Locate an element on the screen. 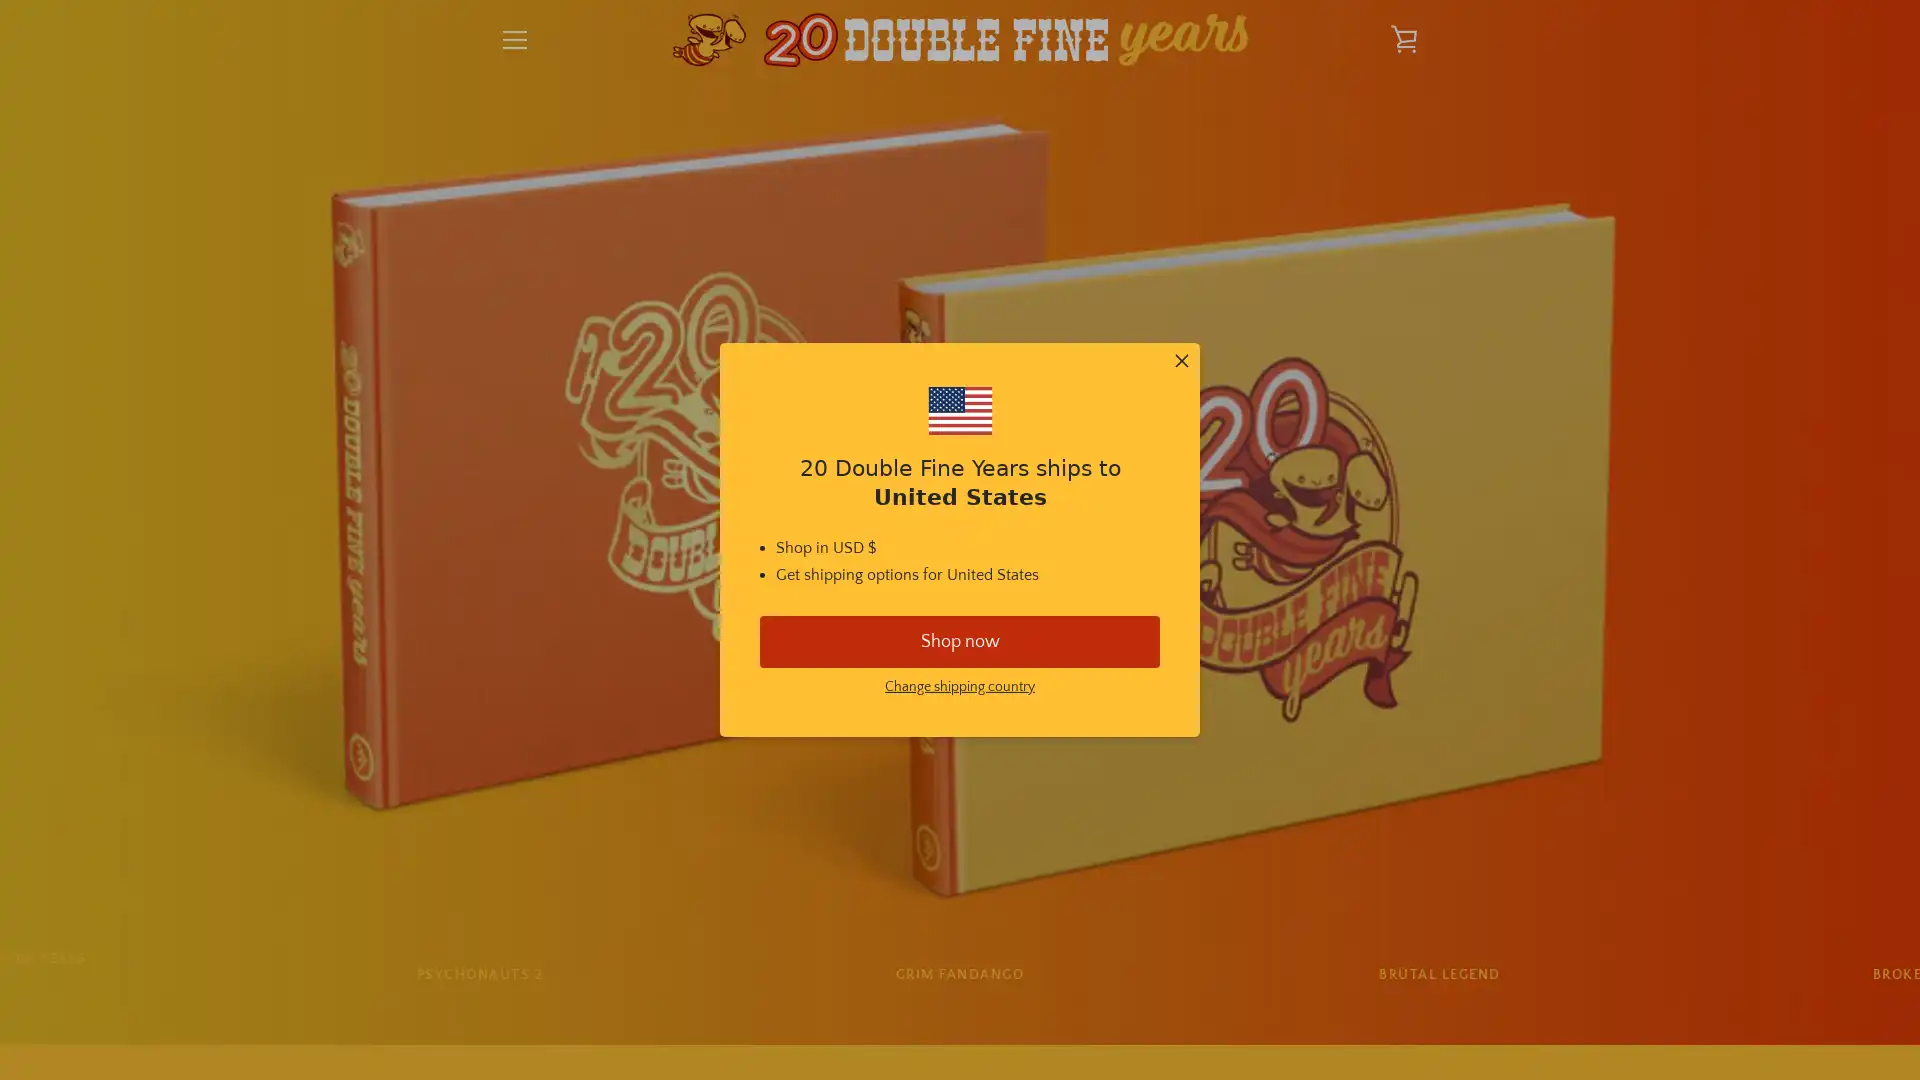 This screenshot has height=1080, width=1920. Change shipping country is located at coordinates (960, 685).